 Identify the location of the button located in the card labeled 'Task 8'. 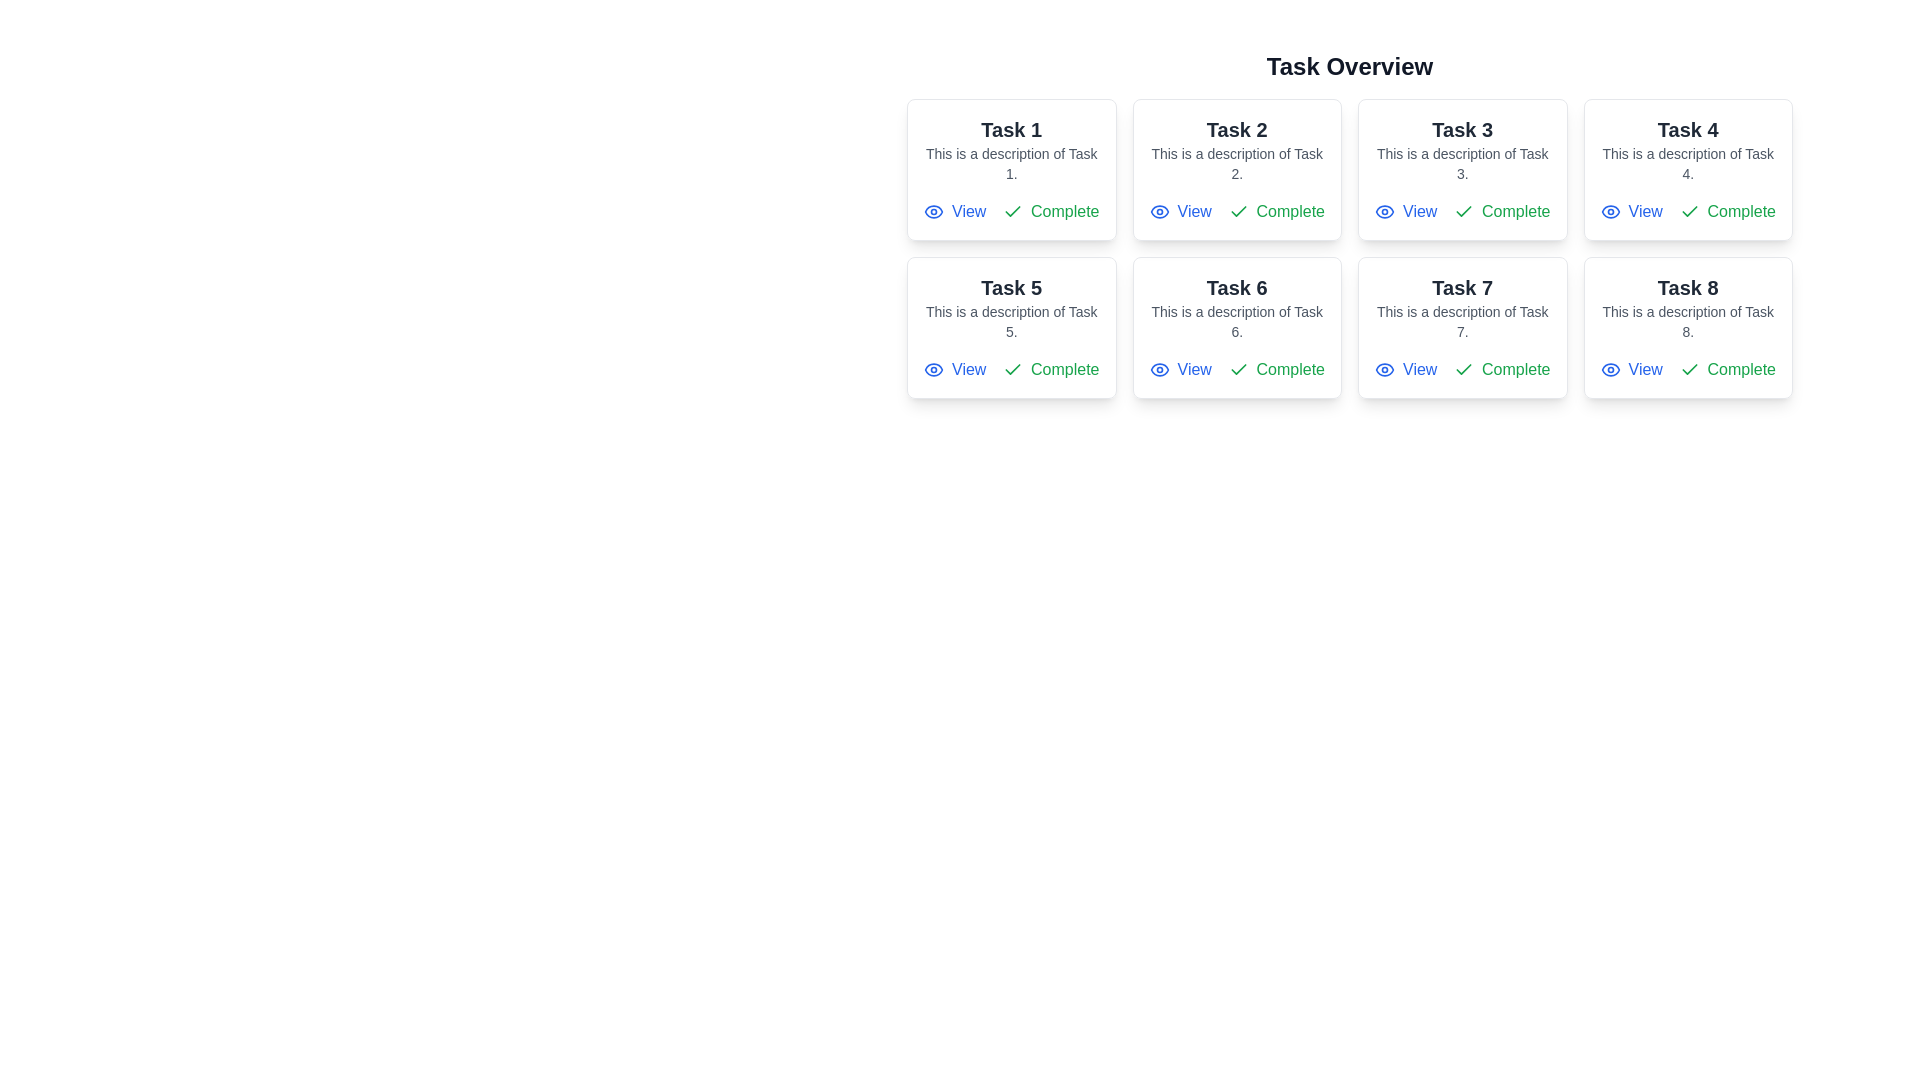
(1631, 370).